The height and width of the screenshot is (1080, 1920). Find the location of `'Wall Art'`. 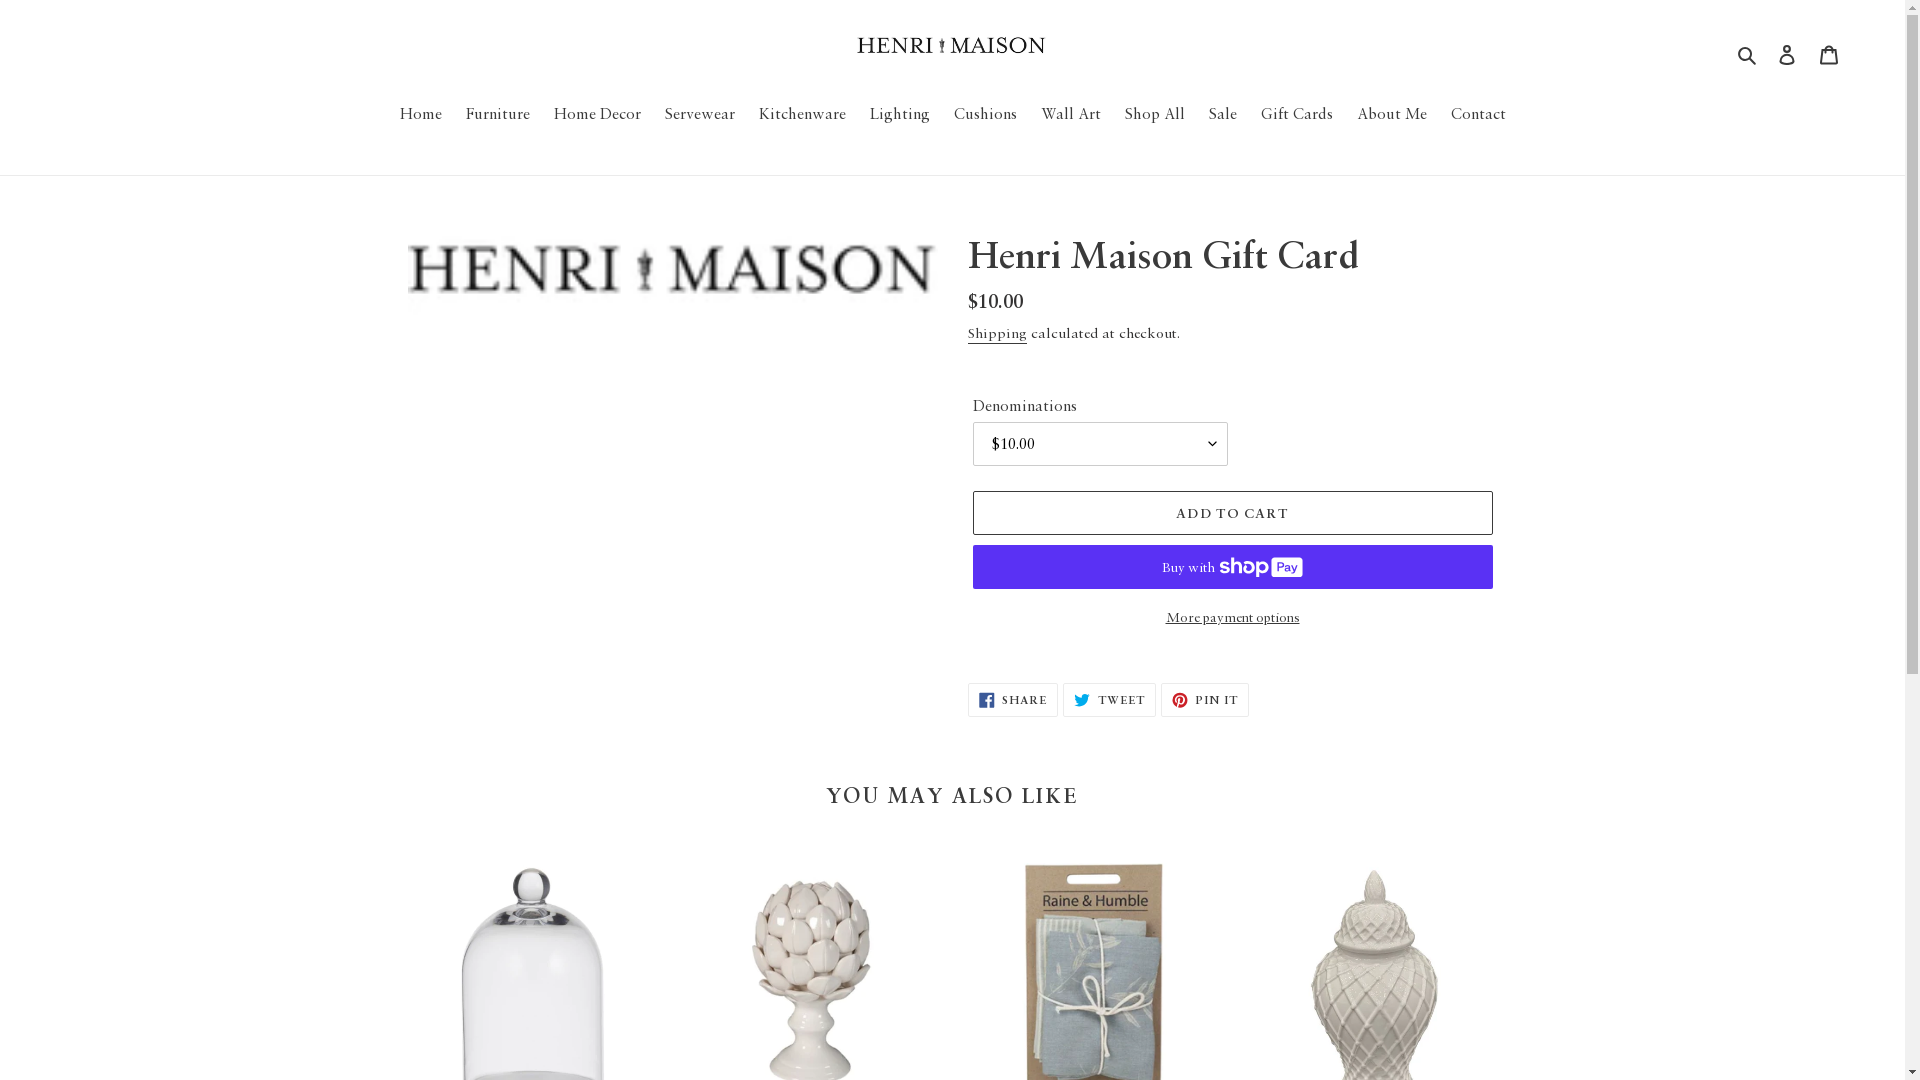

'Wall Art' is located at coordinates (1030, 114).